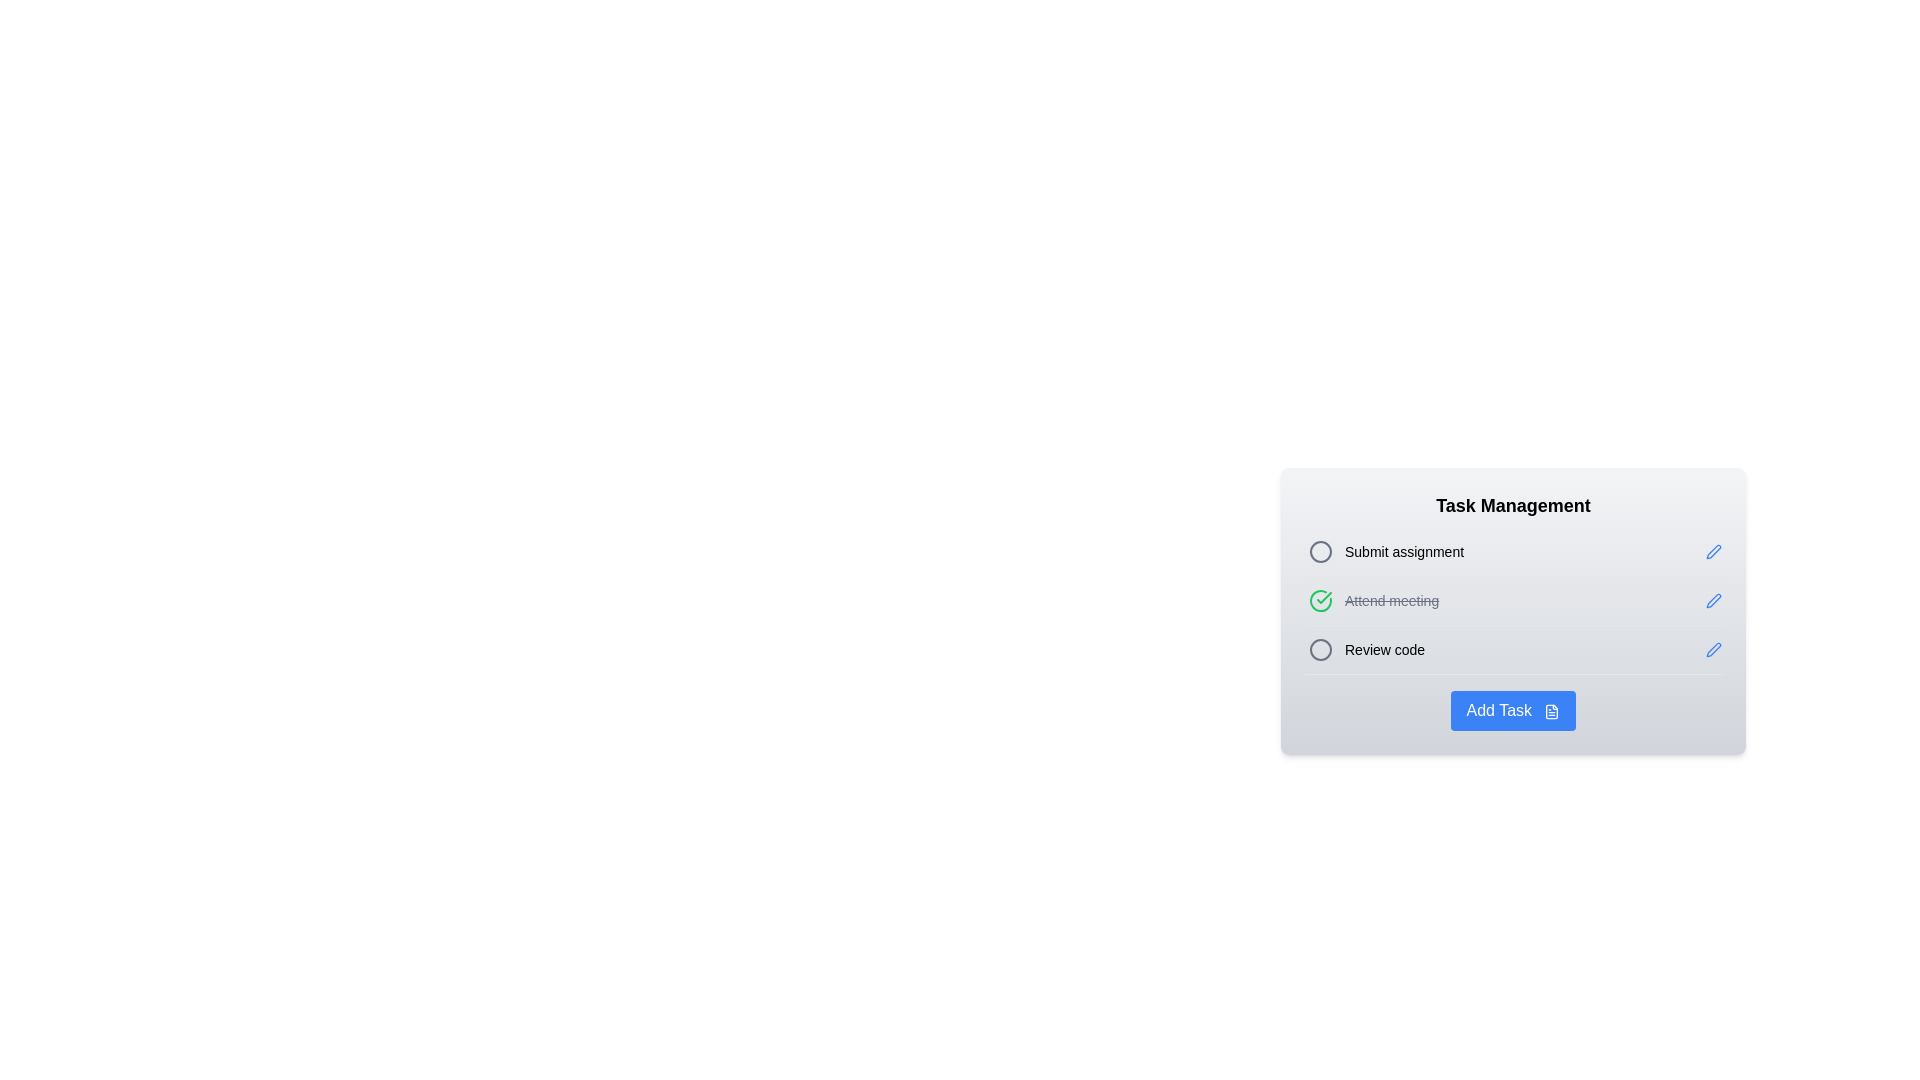 This screenshot has width=1920, height=1080. Describe the element at coordinates (1513, 709) in the screenshot. I see `the blue rectangular button labeled 'Add Task' located at the bottom center of the 'Task Management' section` at that location.